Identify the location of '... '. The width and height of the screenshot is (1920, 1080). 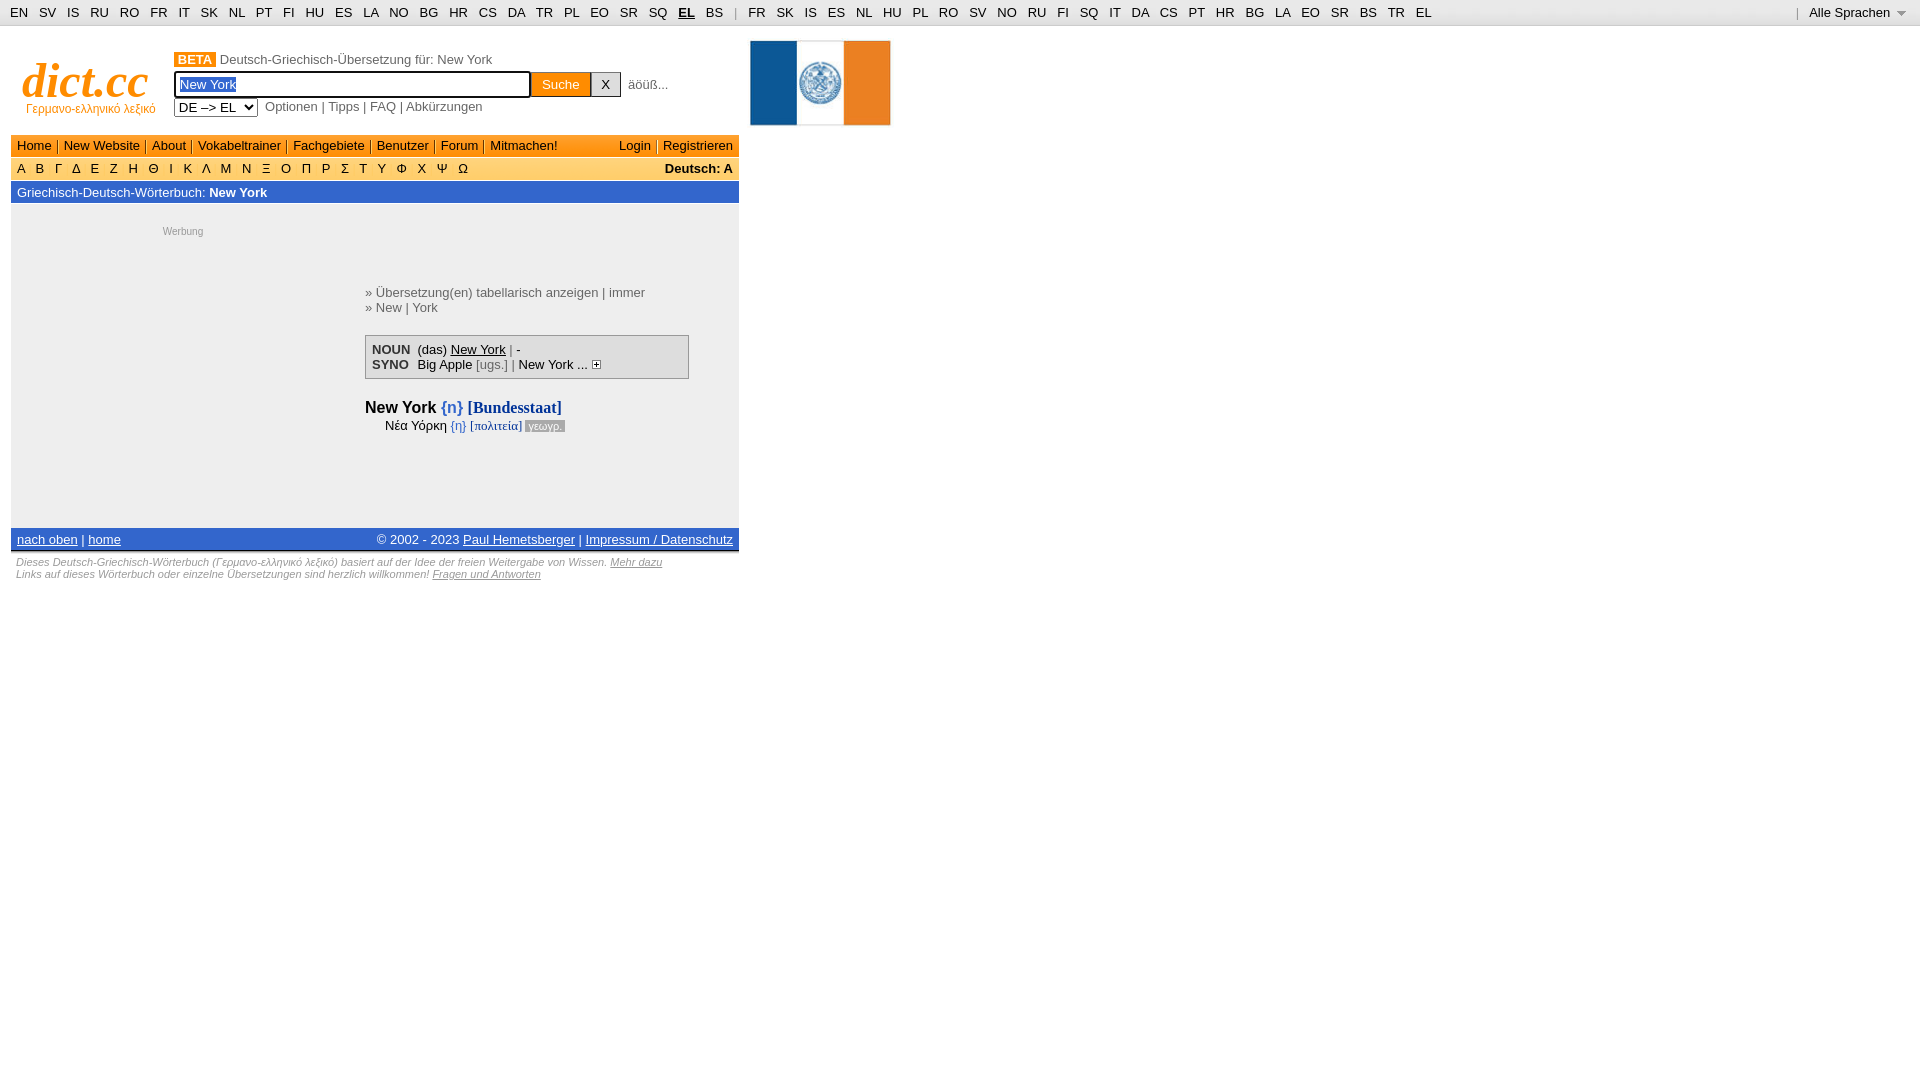
(587, 363).